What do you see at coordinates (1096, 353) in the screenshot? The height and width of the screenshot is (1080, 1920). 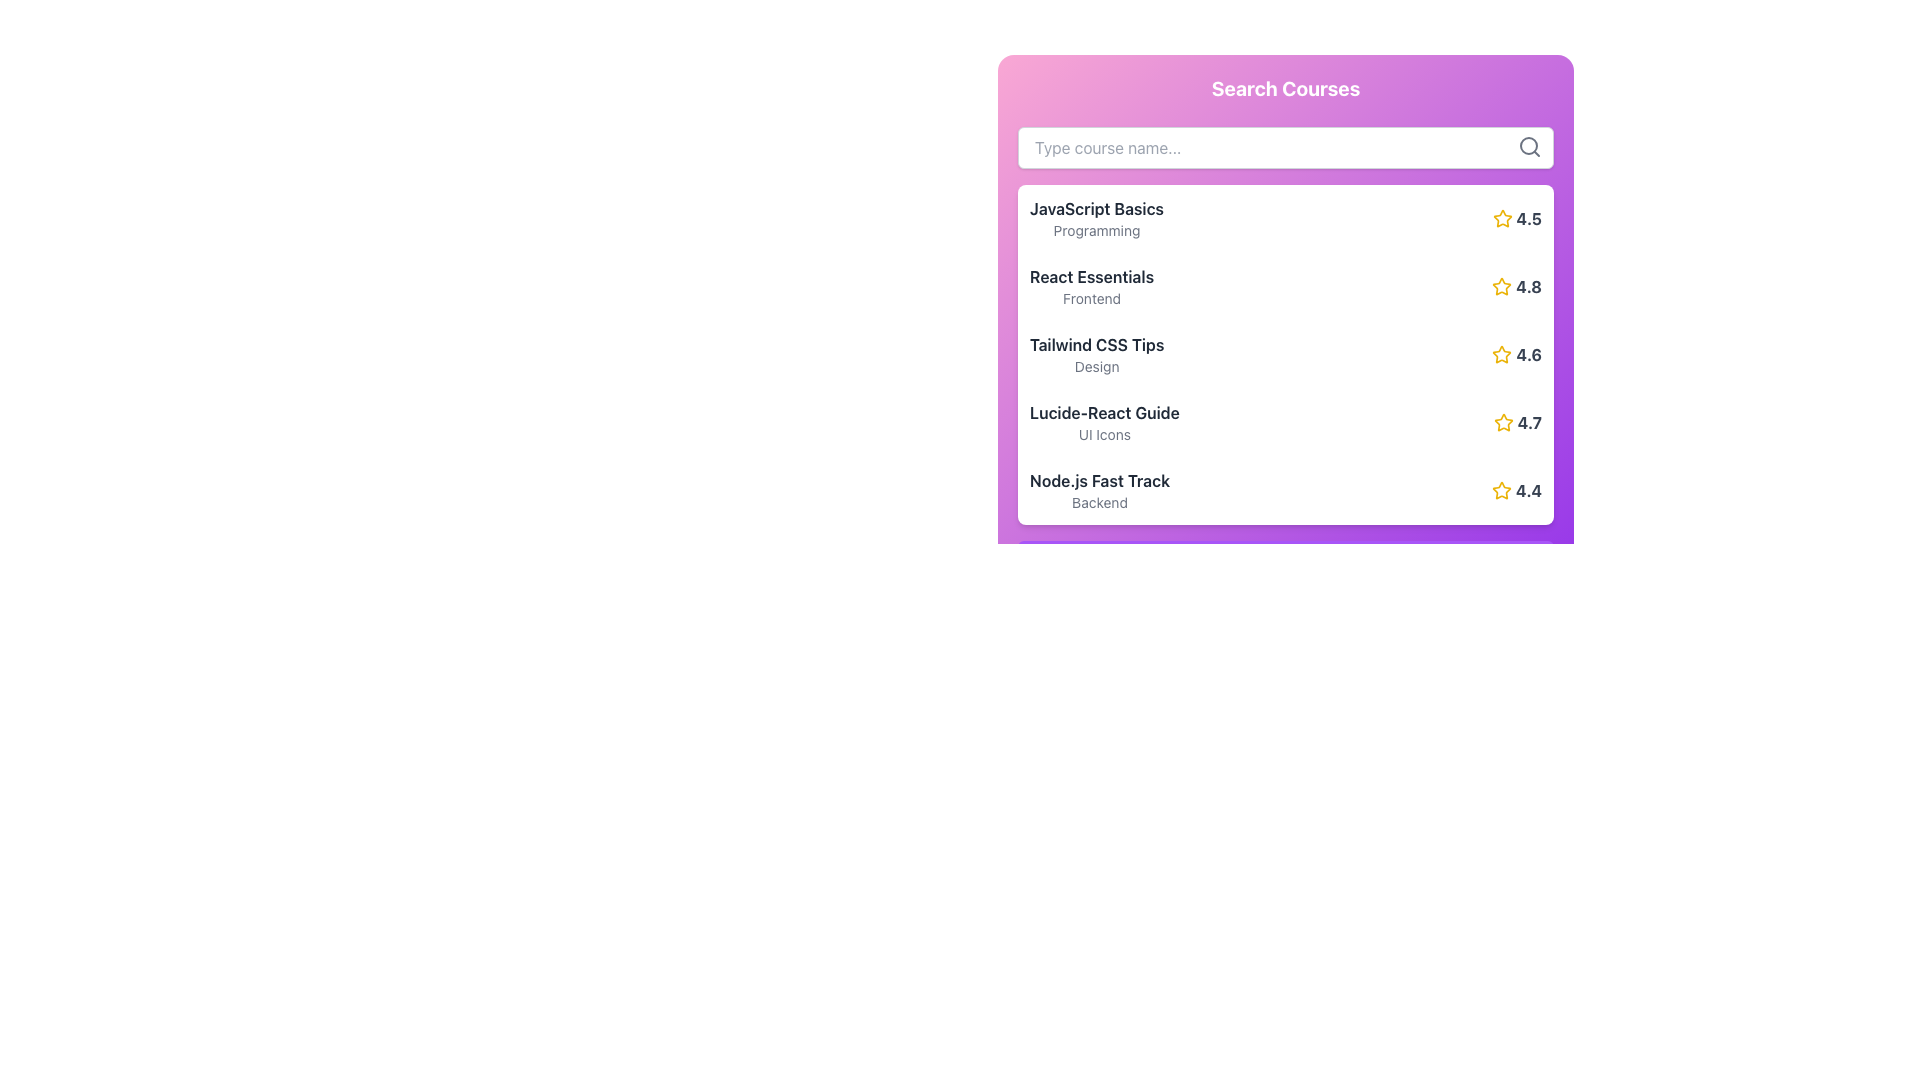 I see `the third item in the sidebar list, labeled 'Tailwind CSS Tips'` at bounding box center [1096, 353].